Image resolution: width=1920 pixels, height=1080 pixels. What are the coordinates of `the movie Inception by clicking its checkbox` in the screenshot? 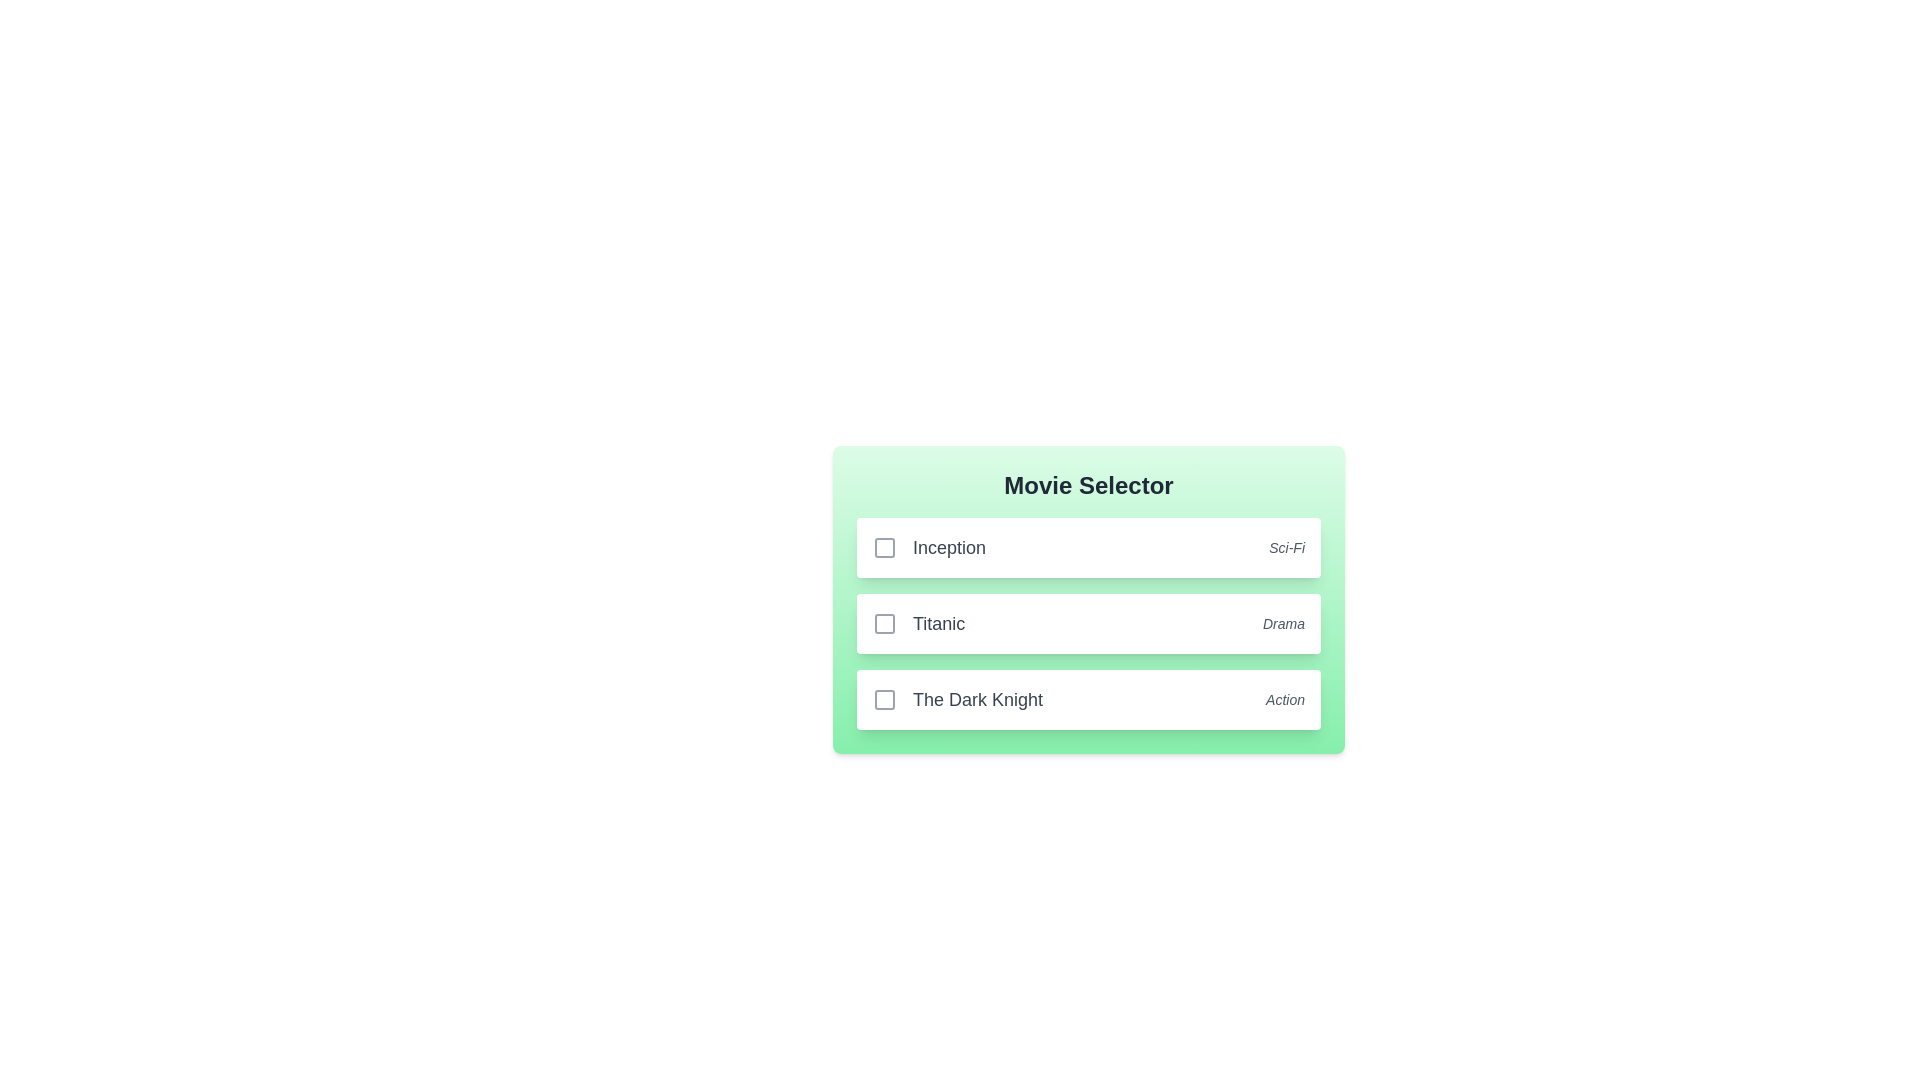 It's located at (883, 547).